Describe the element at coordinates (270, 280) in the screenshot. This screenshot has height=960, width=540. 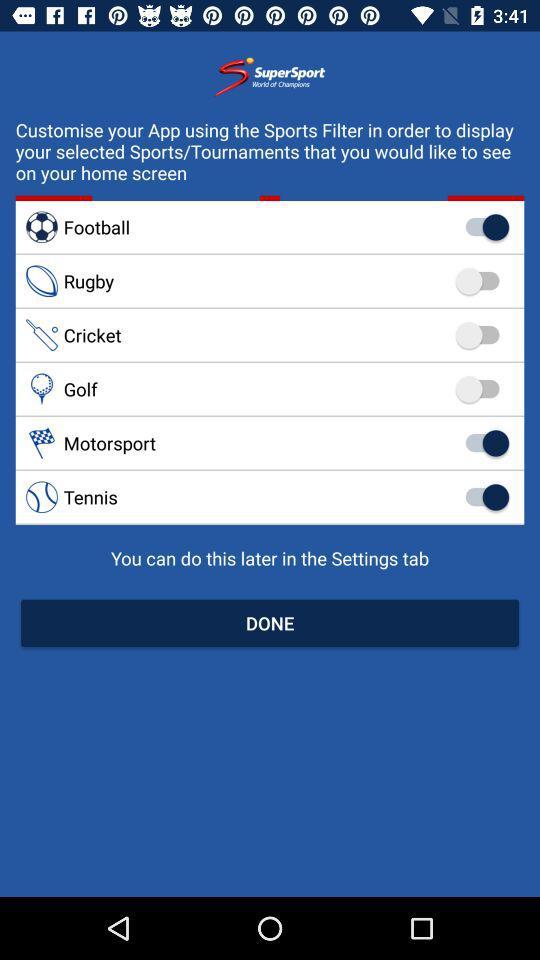
I see `rugby` at that location.